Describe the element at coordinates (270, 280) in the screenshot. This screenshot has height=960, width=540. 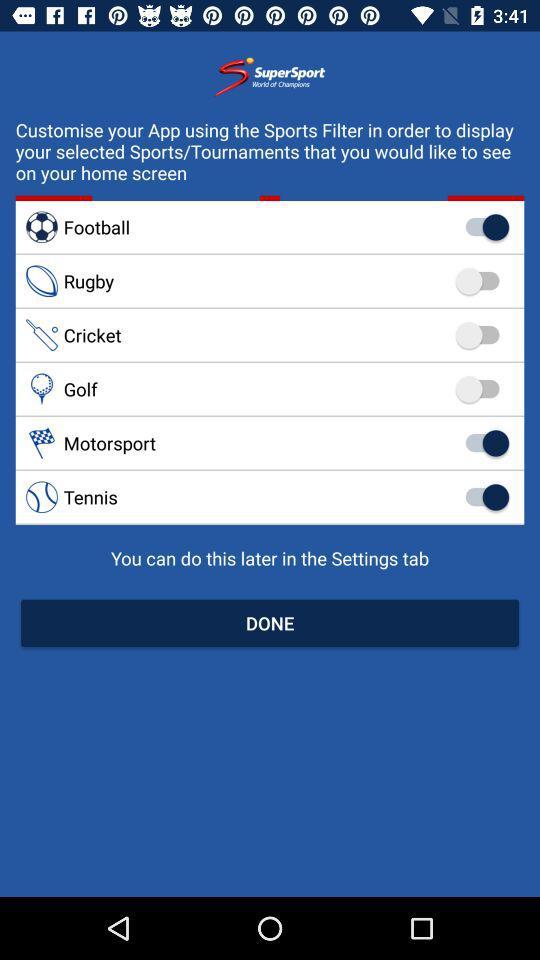
I see `rugby` at that location.